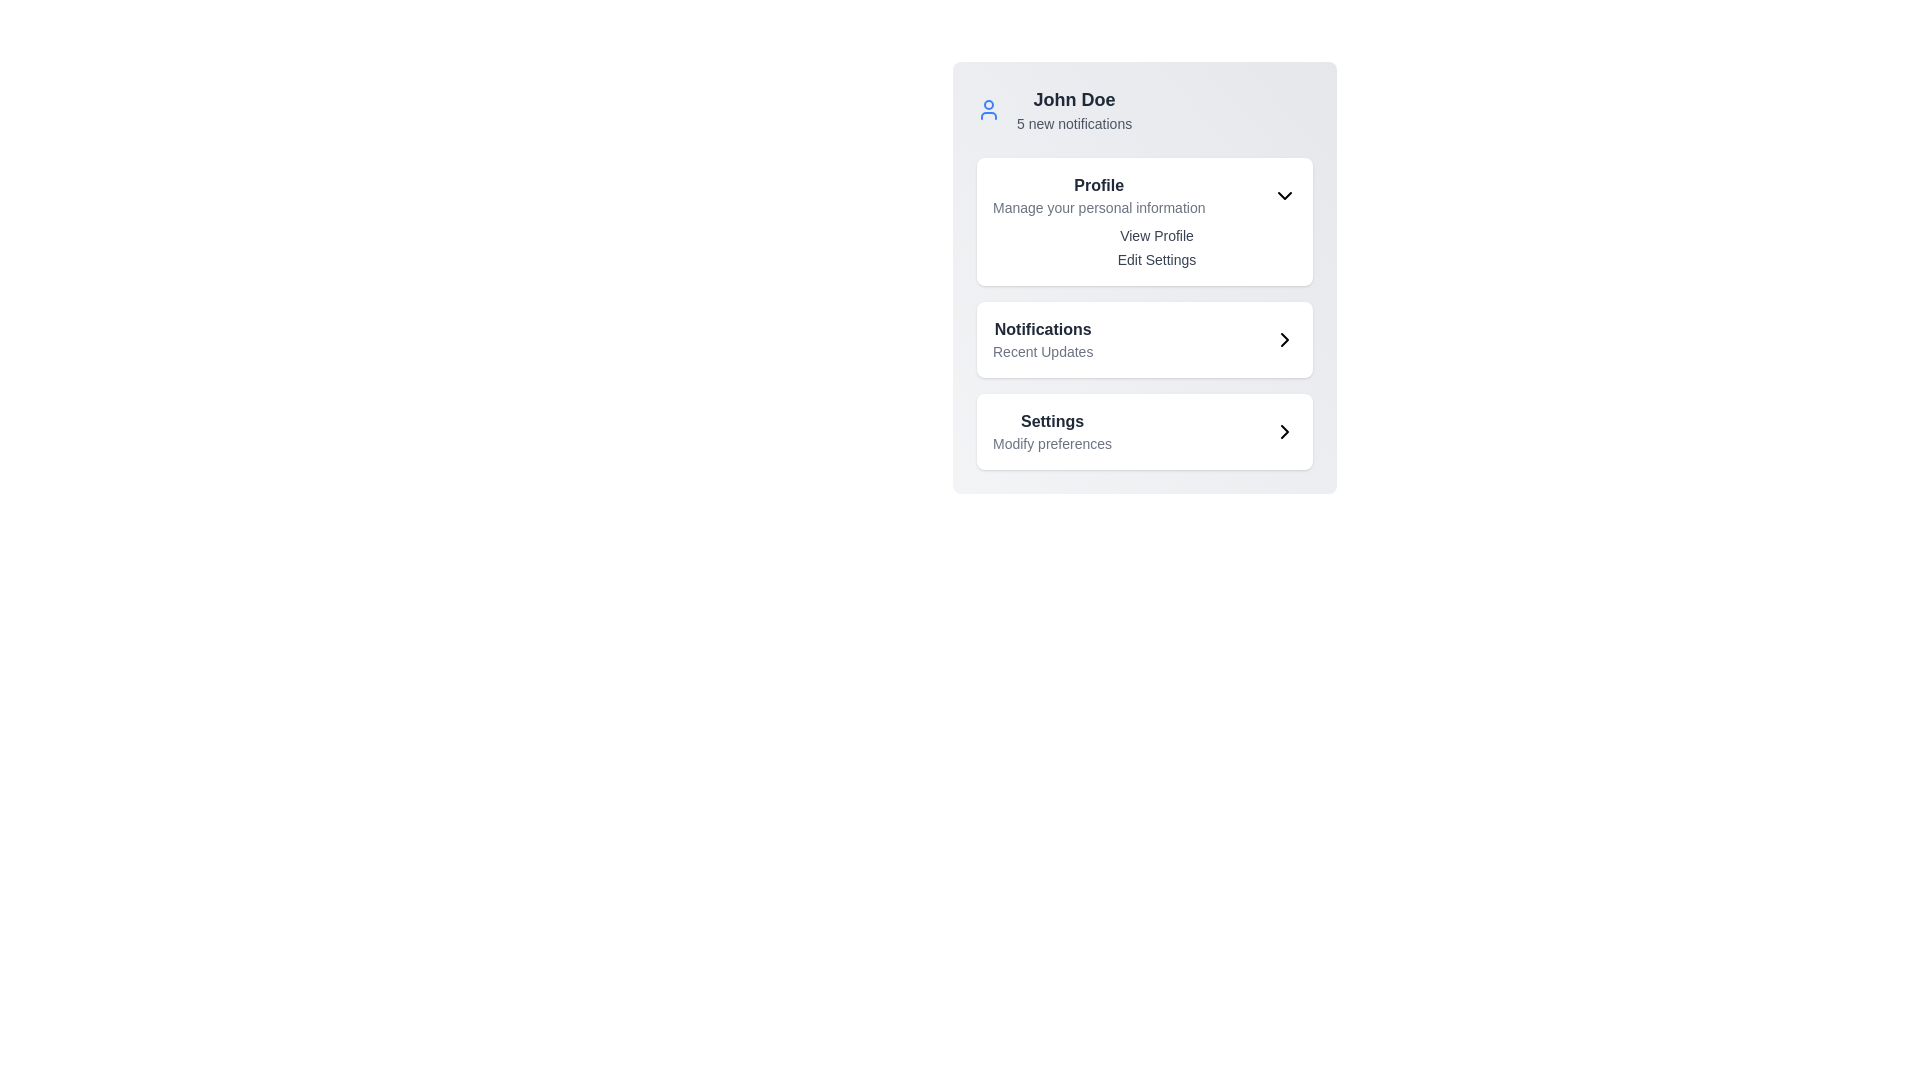 The image size is (1920, 1080). Describe the element at coordinates (1145, 277) in the screenshot. I see `the dashboard panel component that displays the name 'John Doe' and includes sections for 'Profile', 'Notifications', and 'Settings'` at that location.